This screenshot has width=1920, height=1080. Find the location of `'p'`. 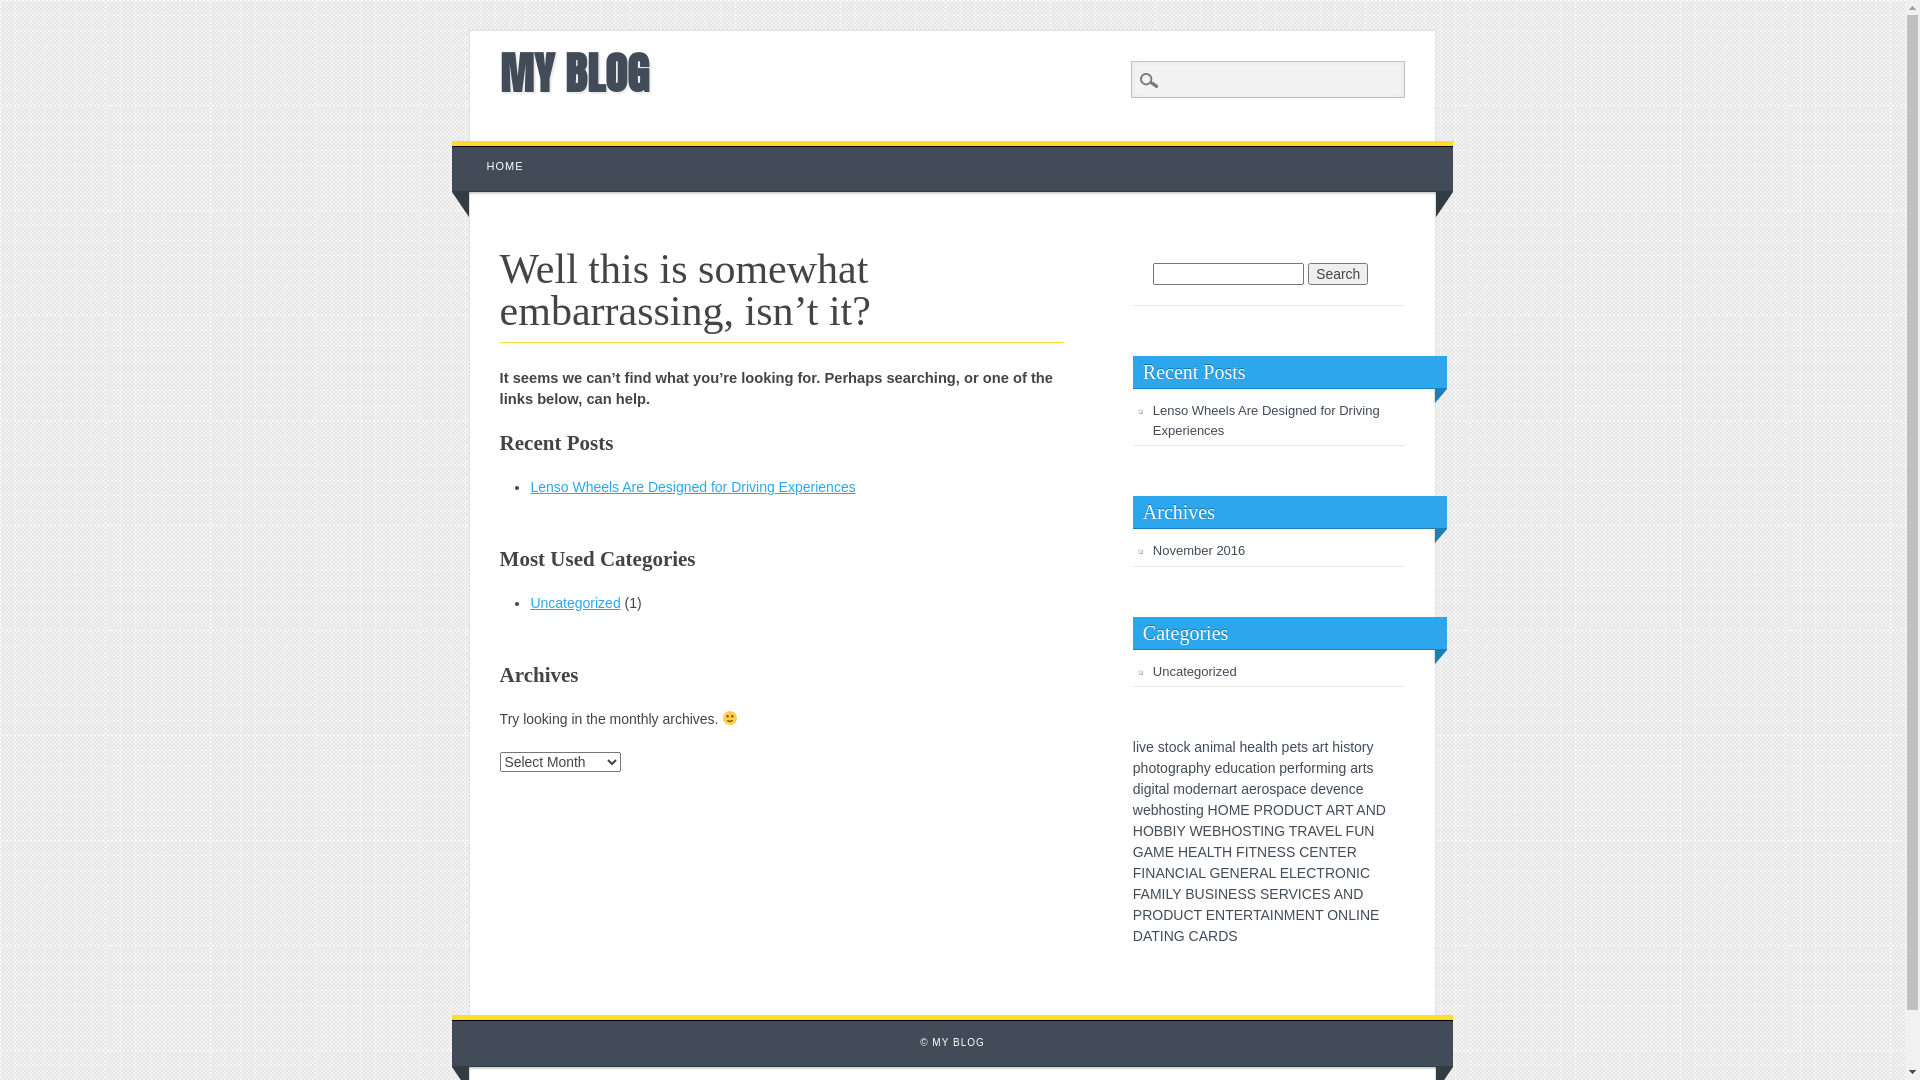

'p' is located at coordinates (1132, 766).